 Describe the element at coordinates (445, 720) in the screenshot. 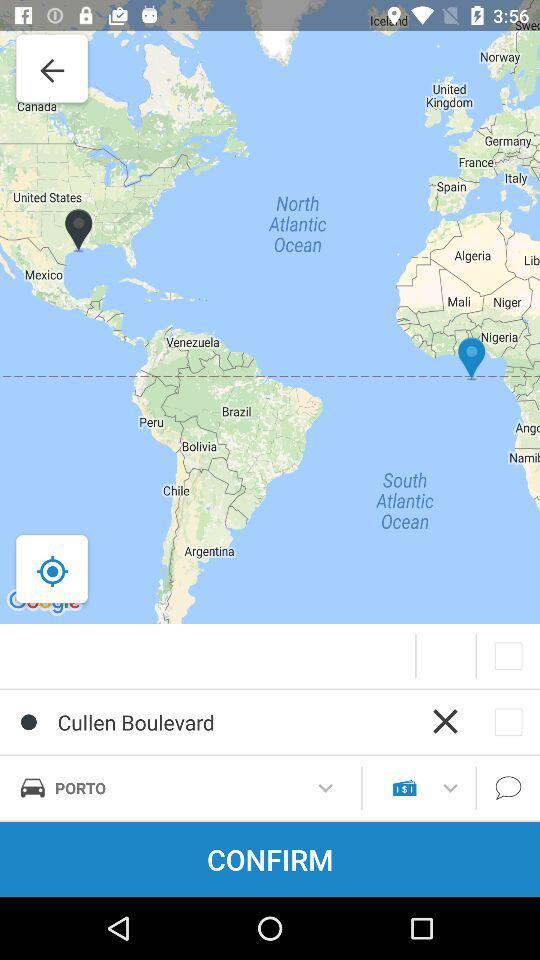

I see `the close icon` at that location.